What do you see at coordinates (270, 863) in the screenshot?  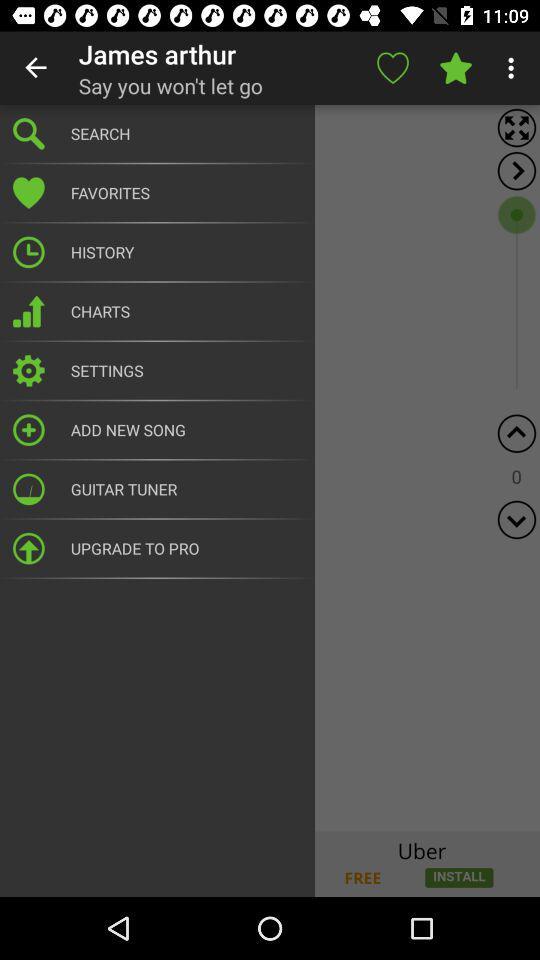 I see `install uber` at bounding box center [270, 863].